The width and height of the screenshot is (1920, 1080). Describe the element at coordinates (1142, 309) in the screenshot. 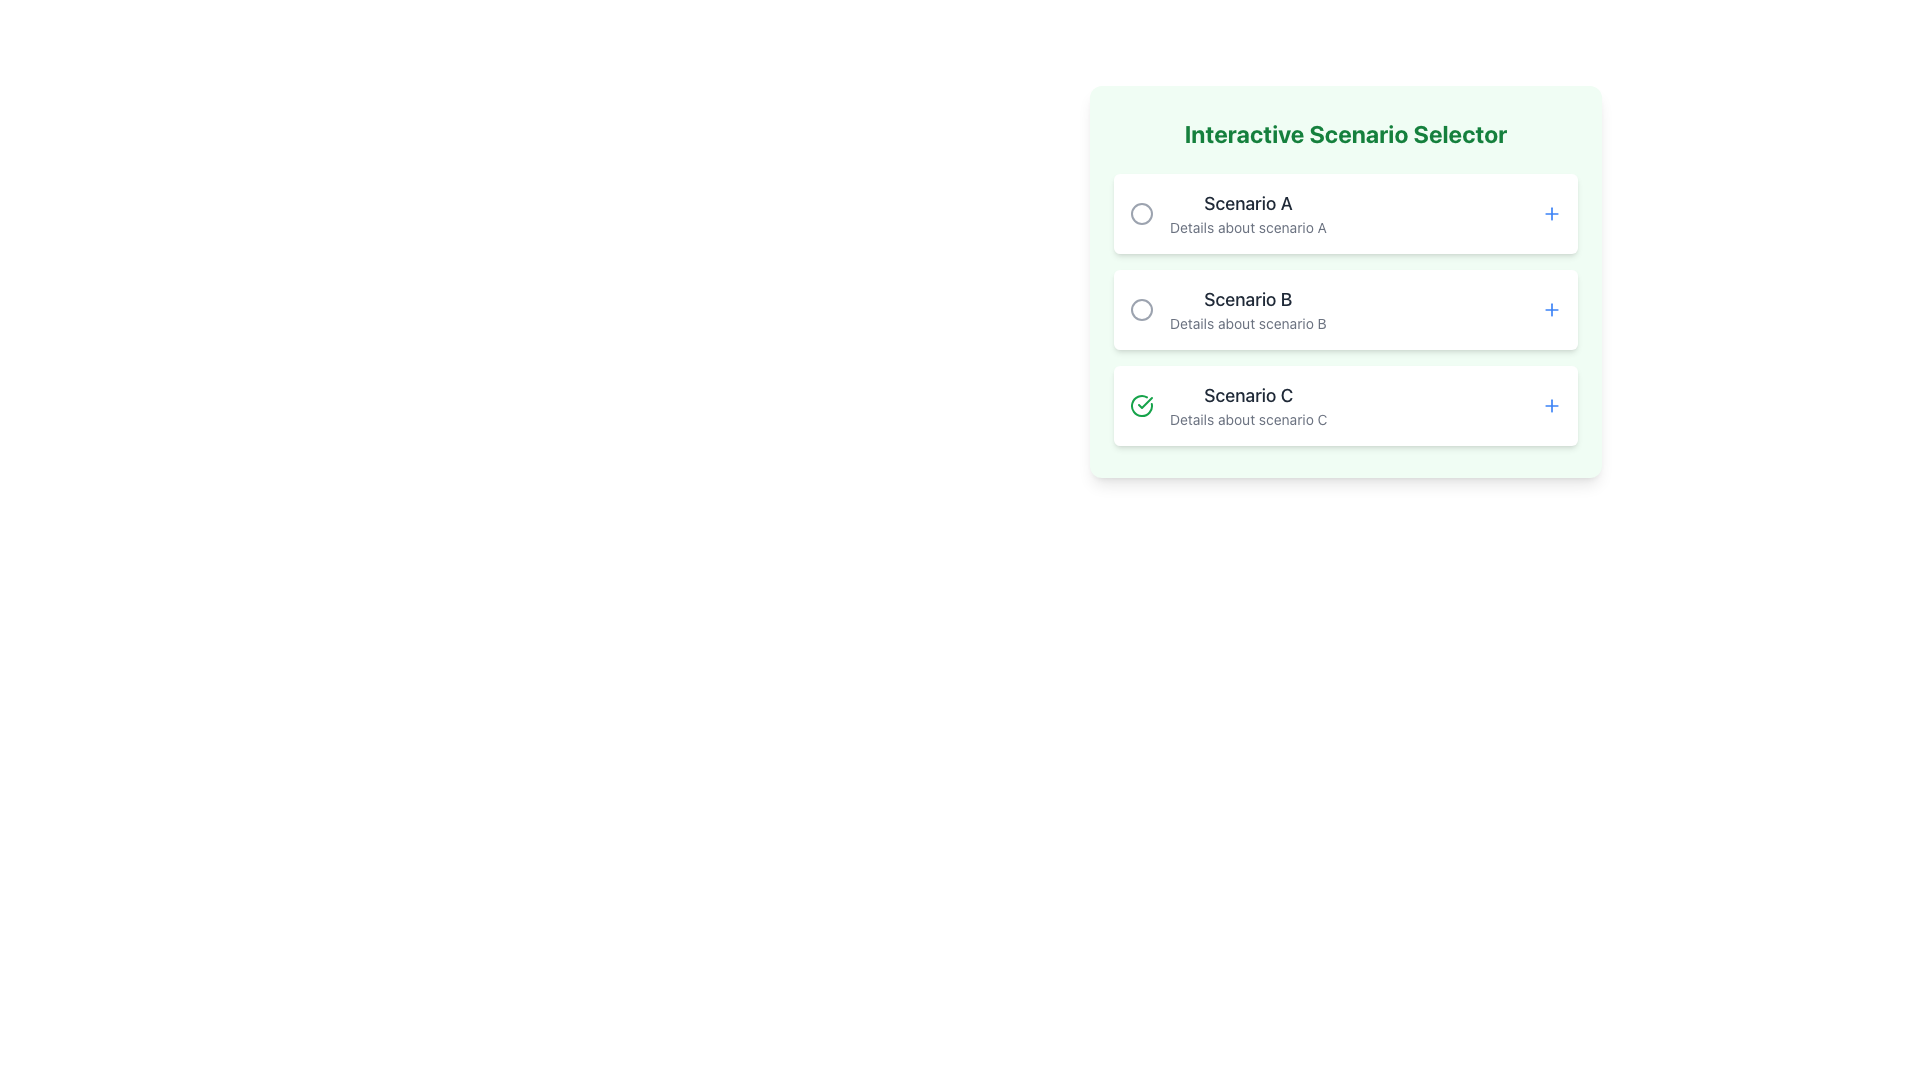

I see `the radio button representing the 'Scenario B' option` at that location.